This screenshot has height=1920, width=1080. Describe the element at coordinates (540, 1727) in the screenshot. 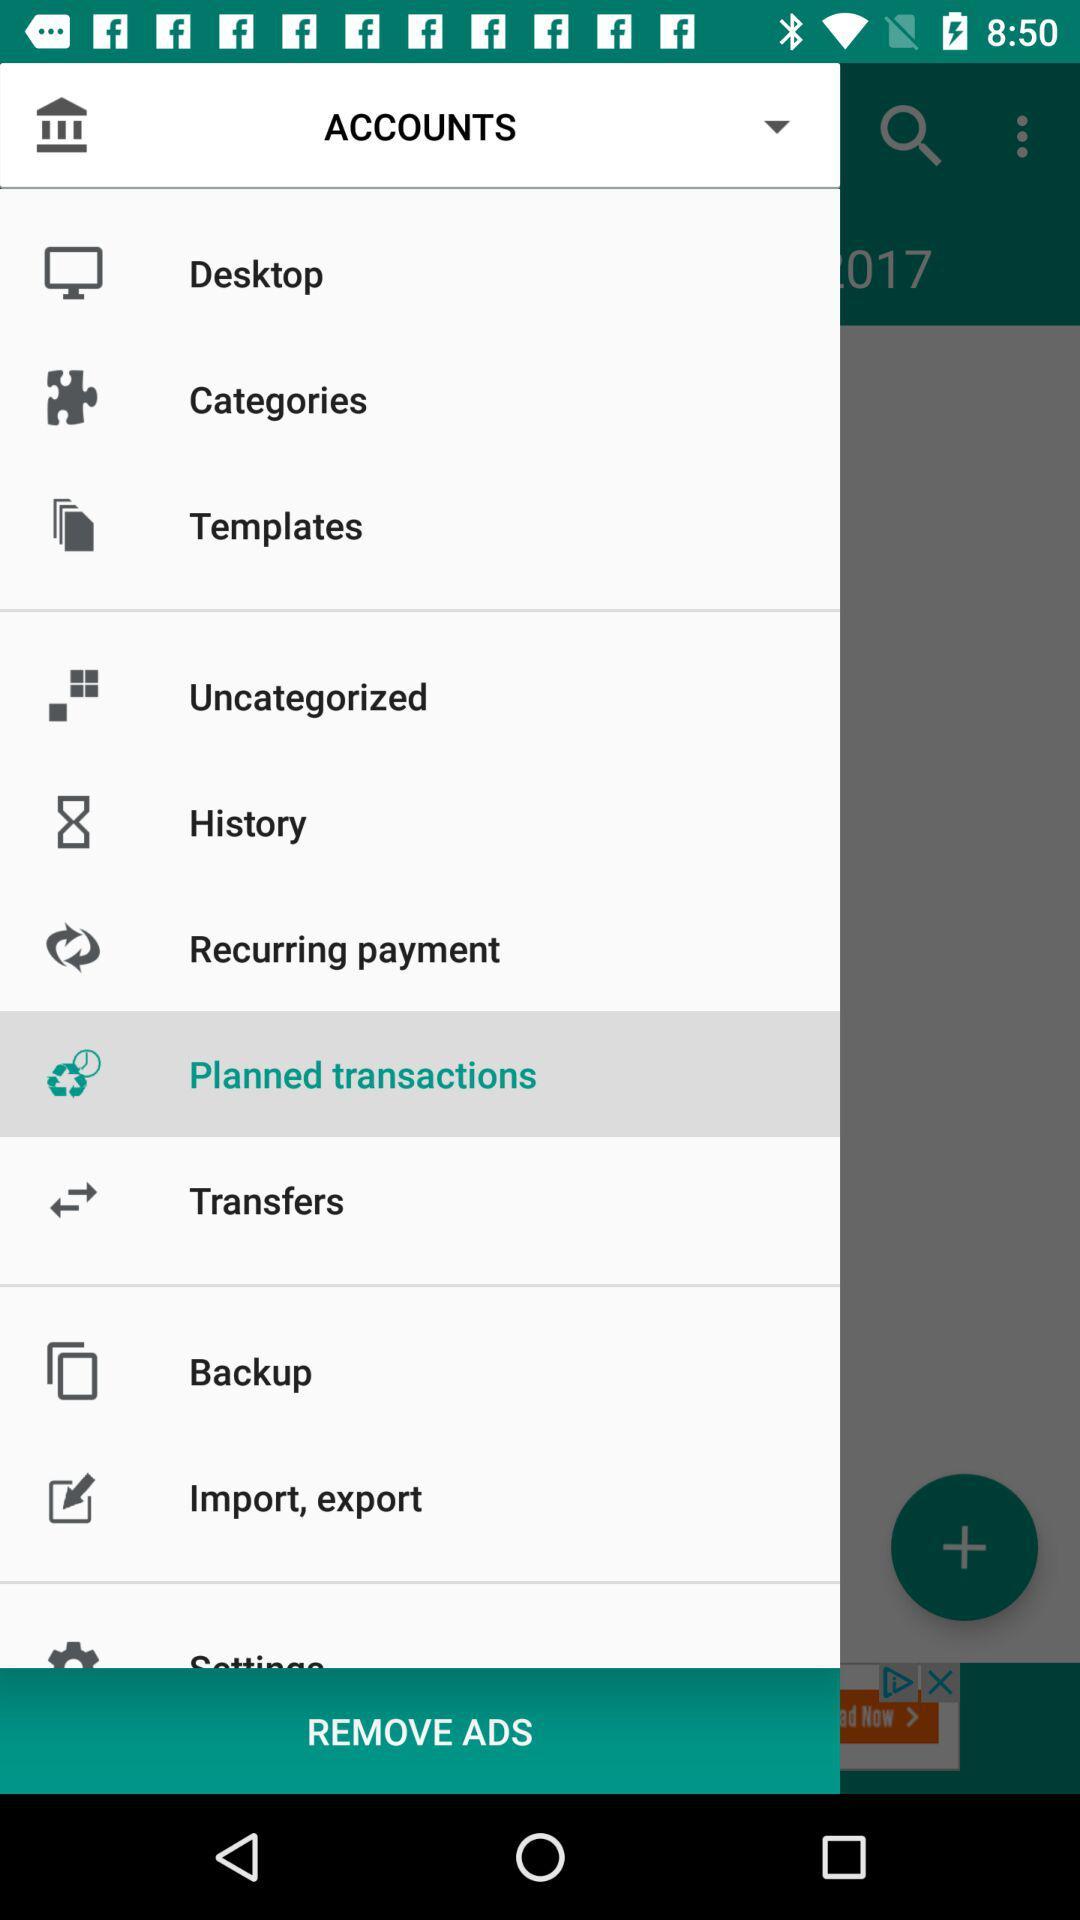

I see `open remove advertisements payment screen` at that location.